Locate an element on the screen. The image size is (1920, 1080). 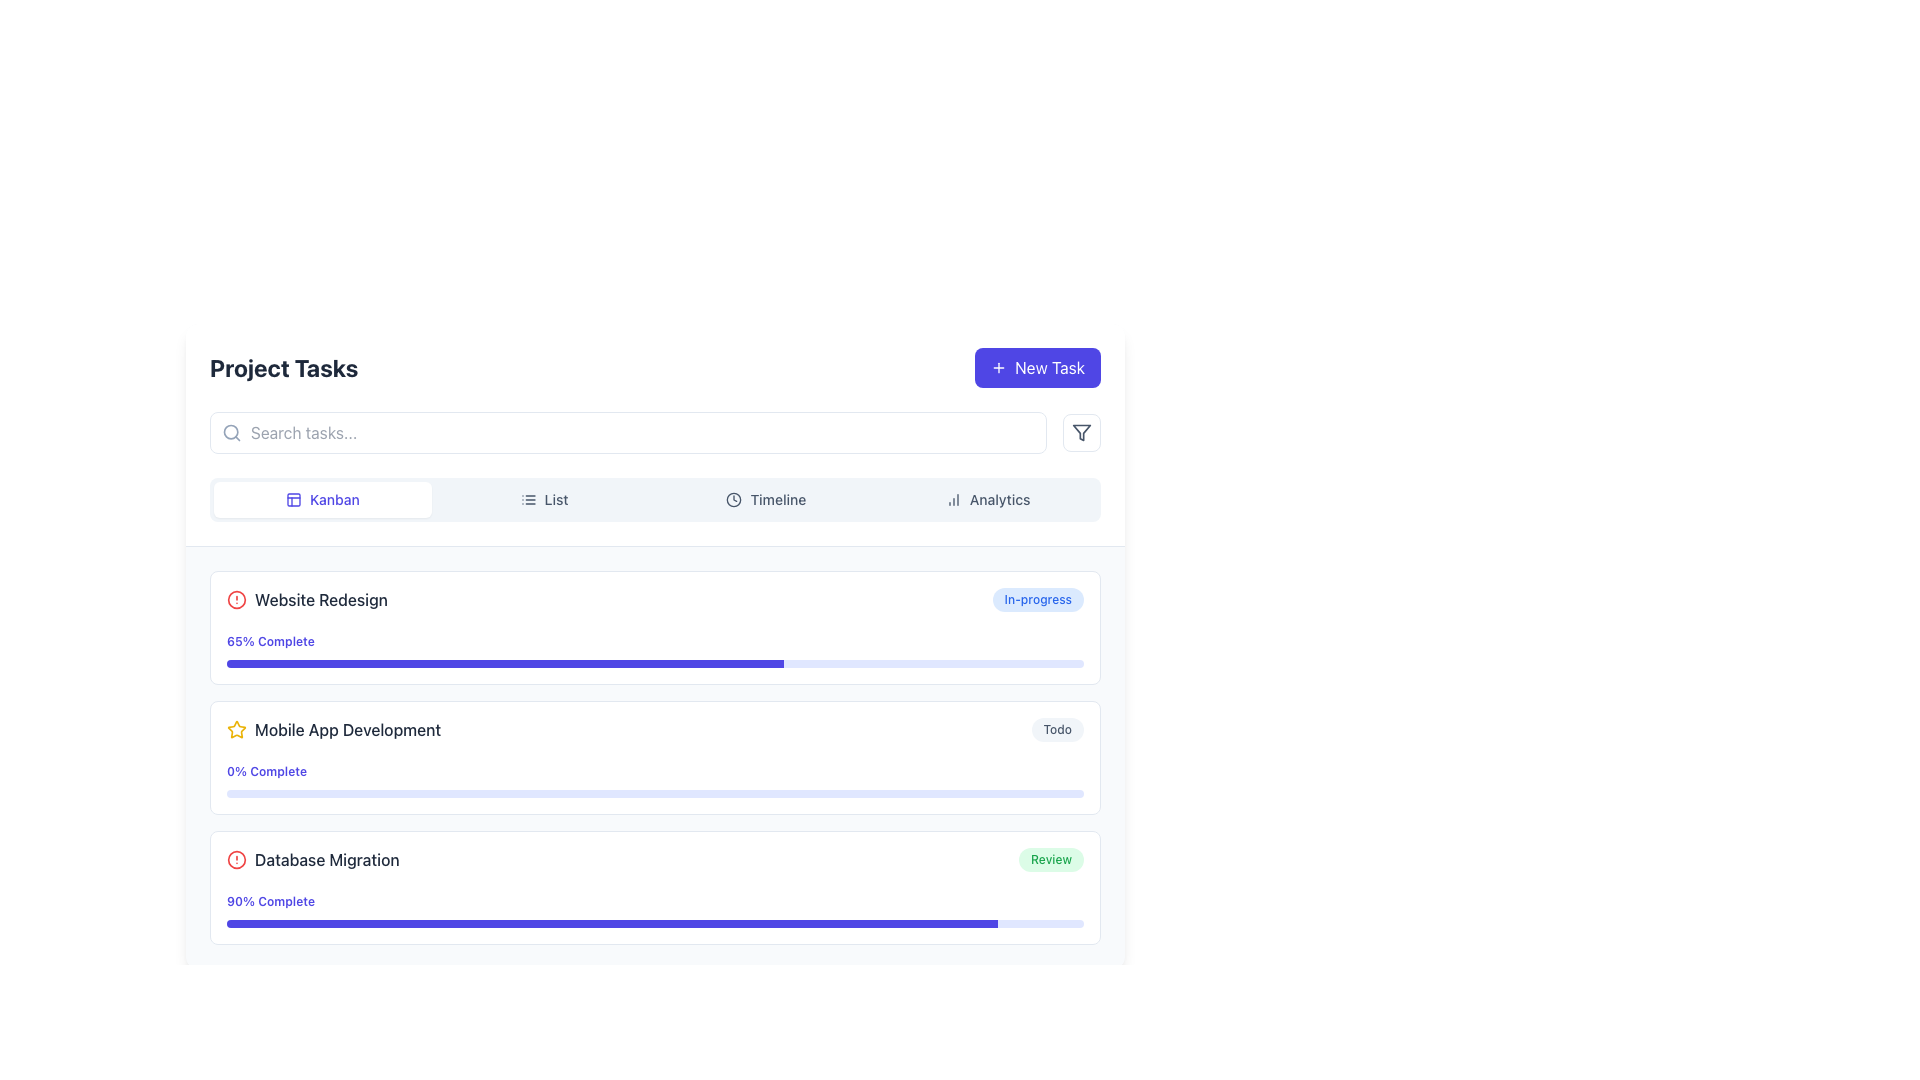
the SVG icon resembling a grid layout located to the left of the 'Kanban' text in the 'Project Tasks' section is located at coordinates (292, 499).